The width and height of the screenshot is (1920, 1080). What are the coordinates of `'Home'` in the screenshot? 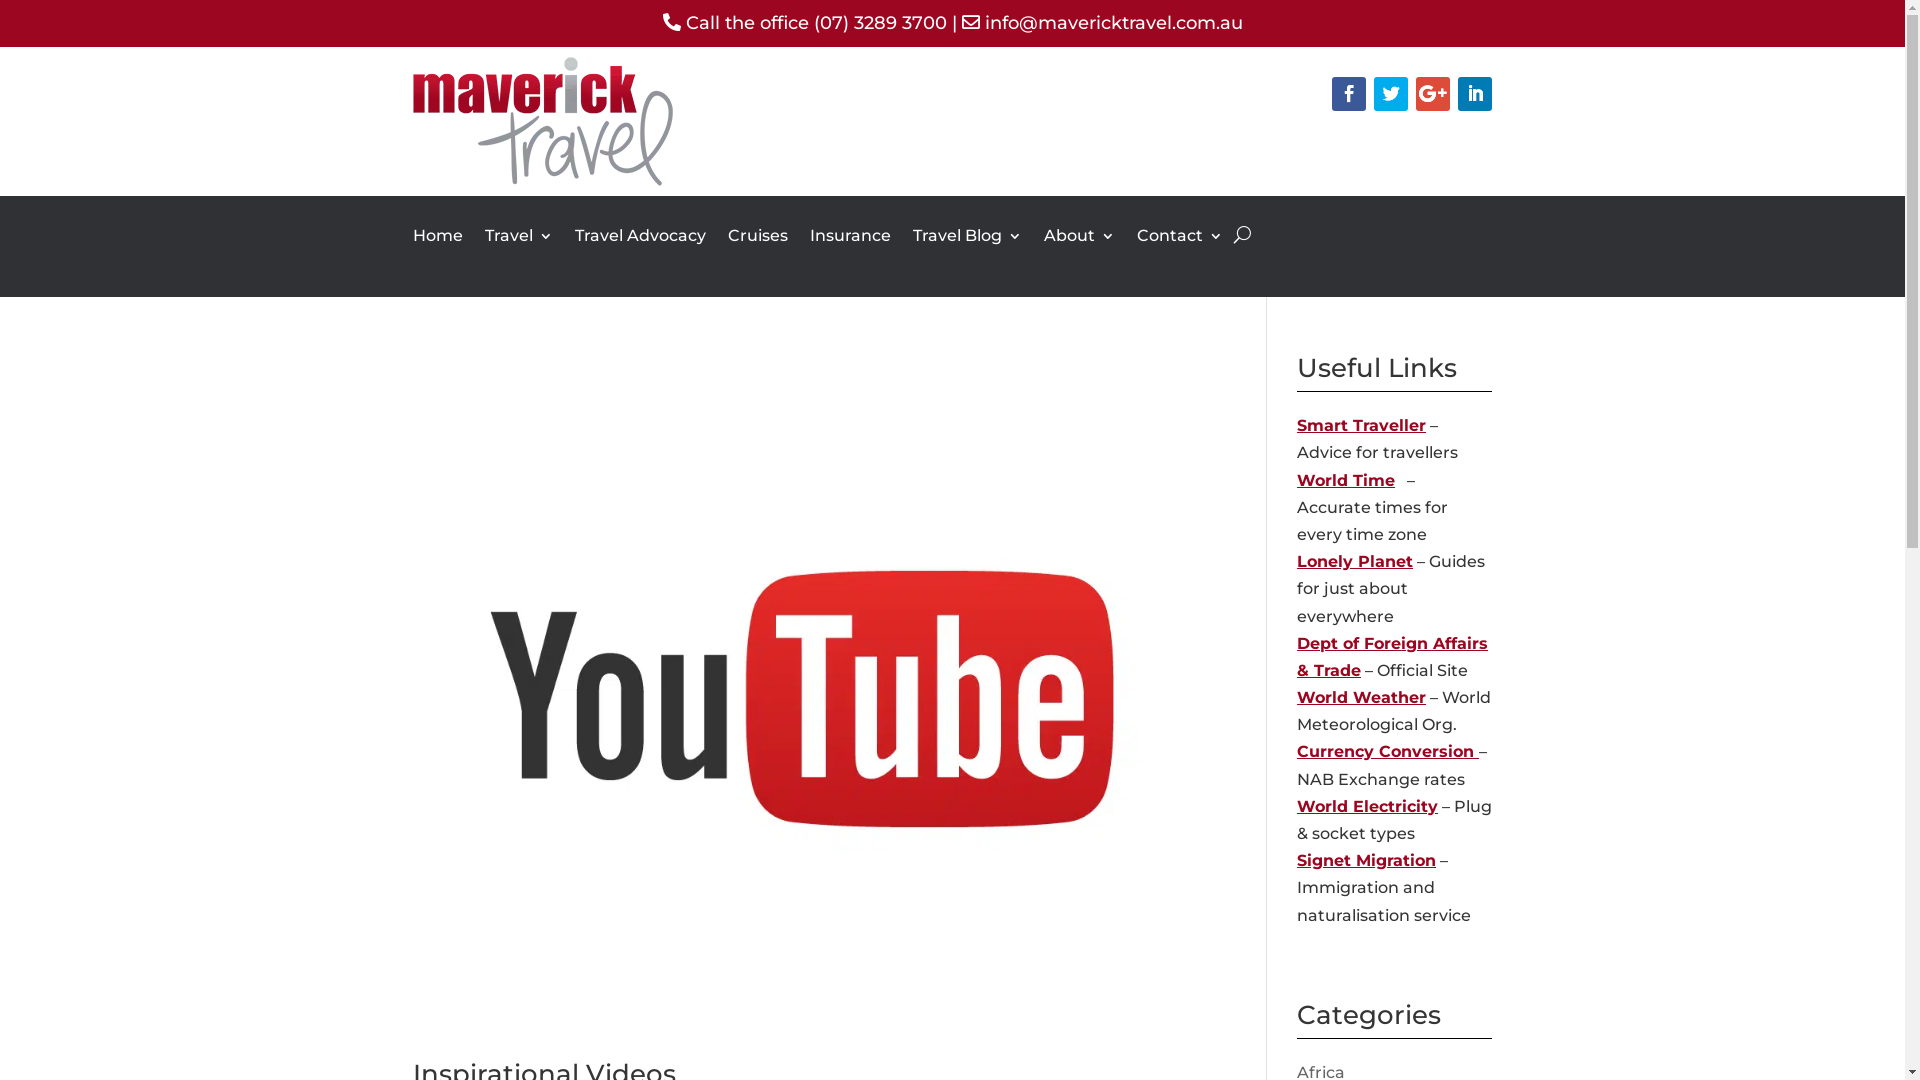 It's located at (435, 249).